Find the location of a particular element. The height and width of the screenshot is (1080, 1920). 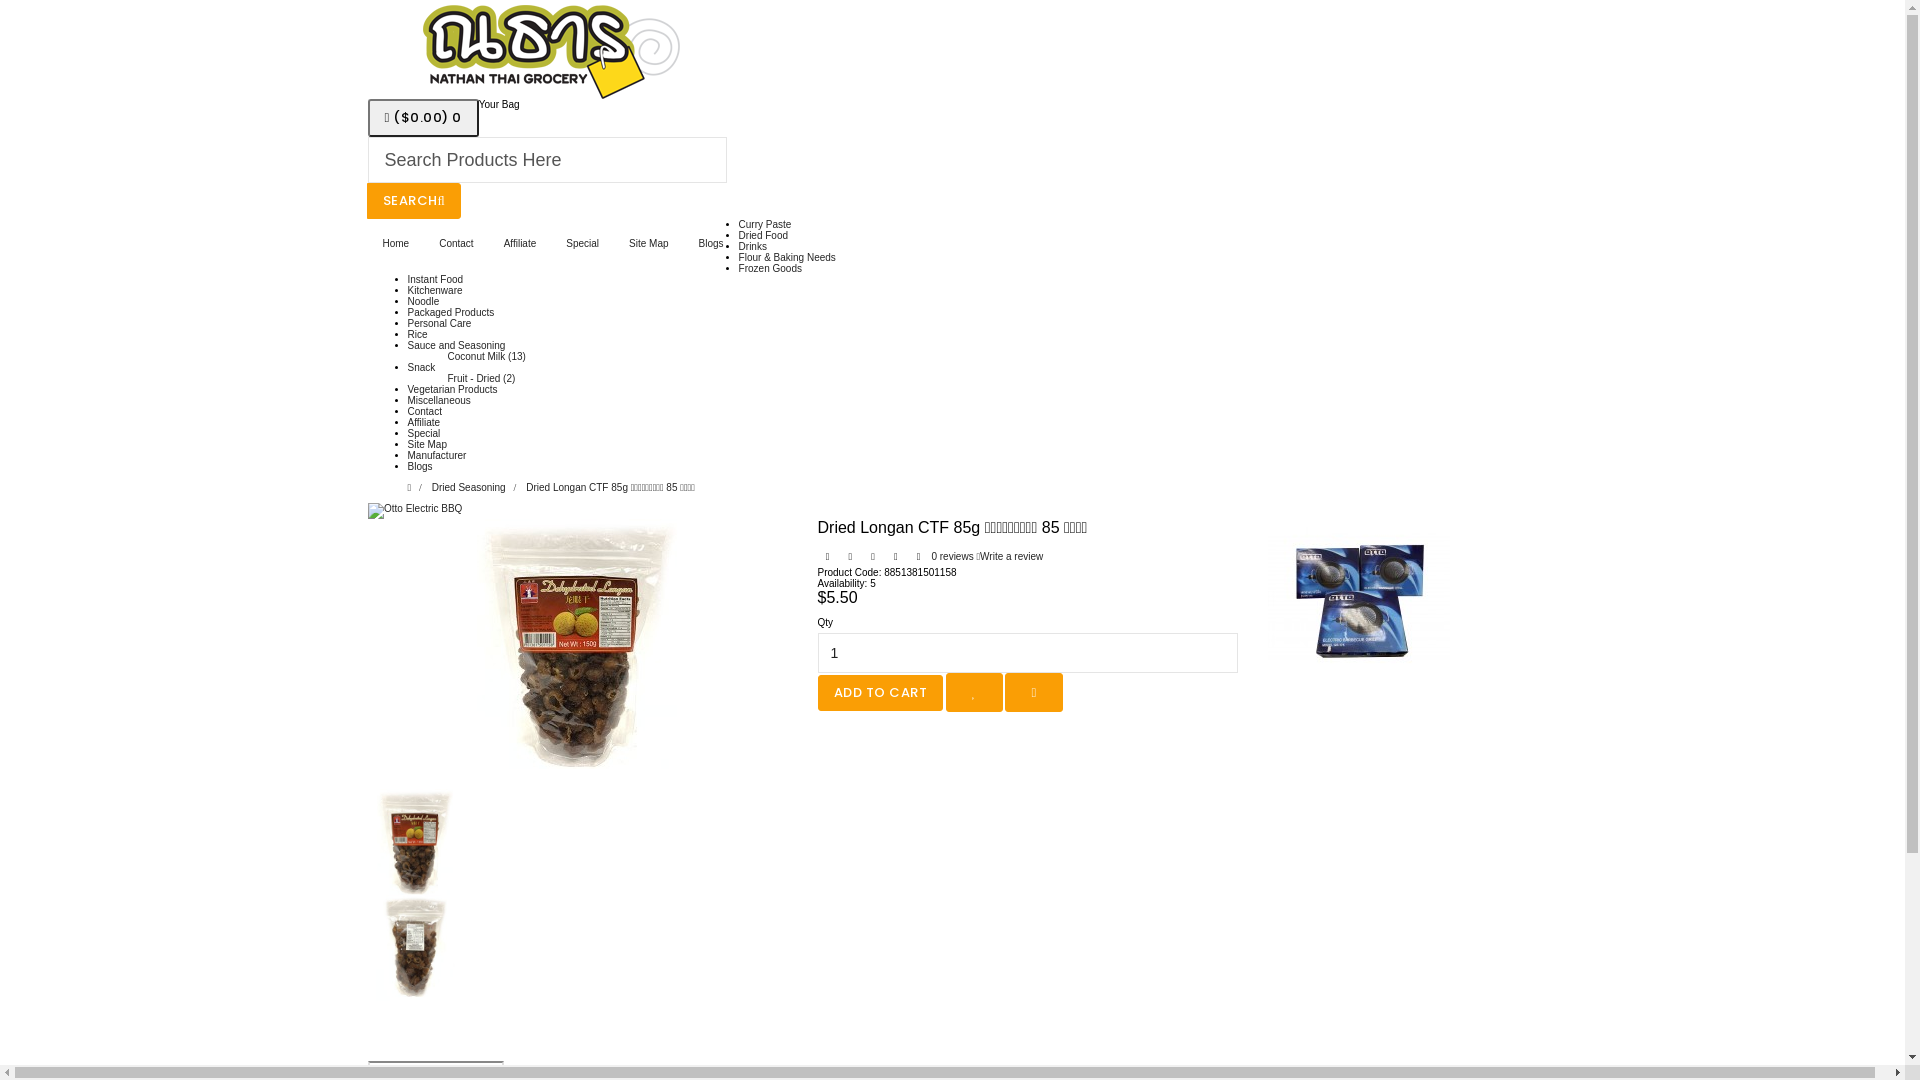

'Personal Care' is located at coordinates (439, 322).